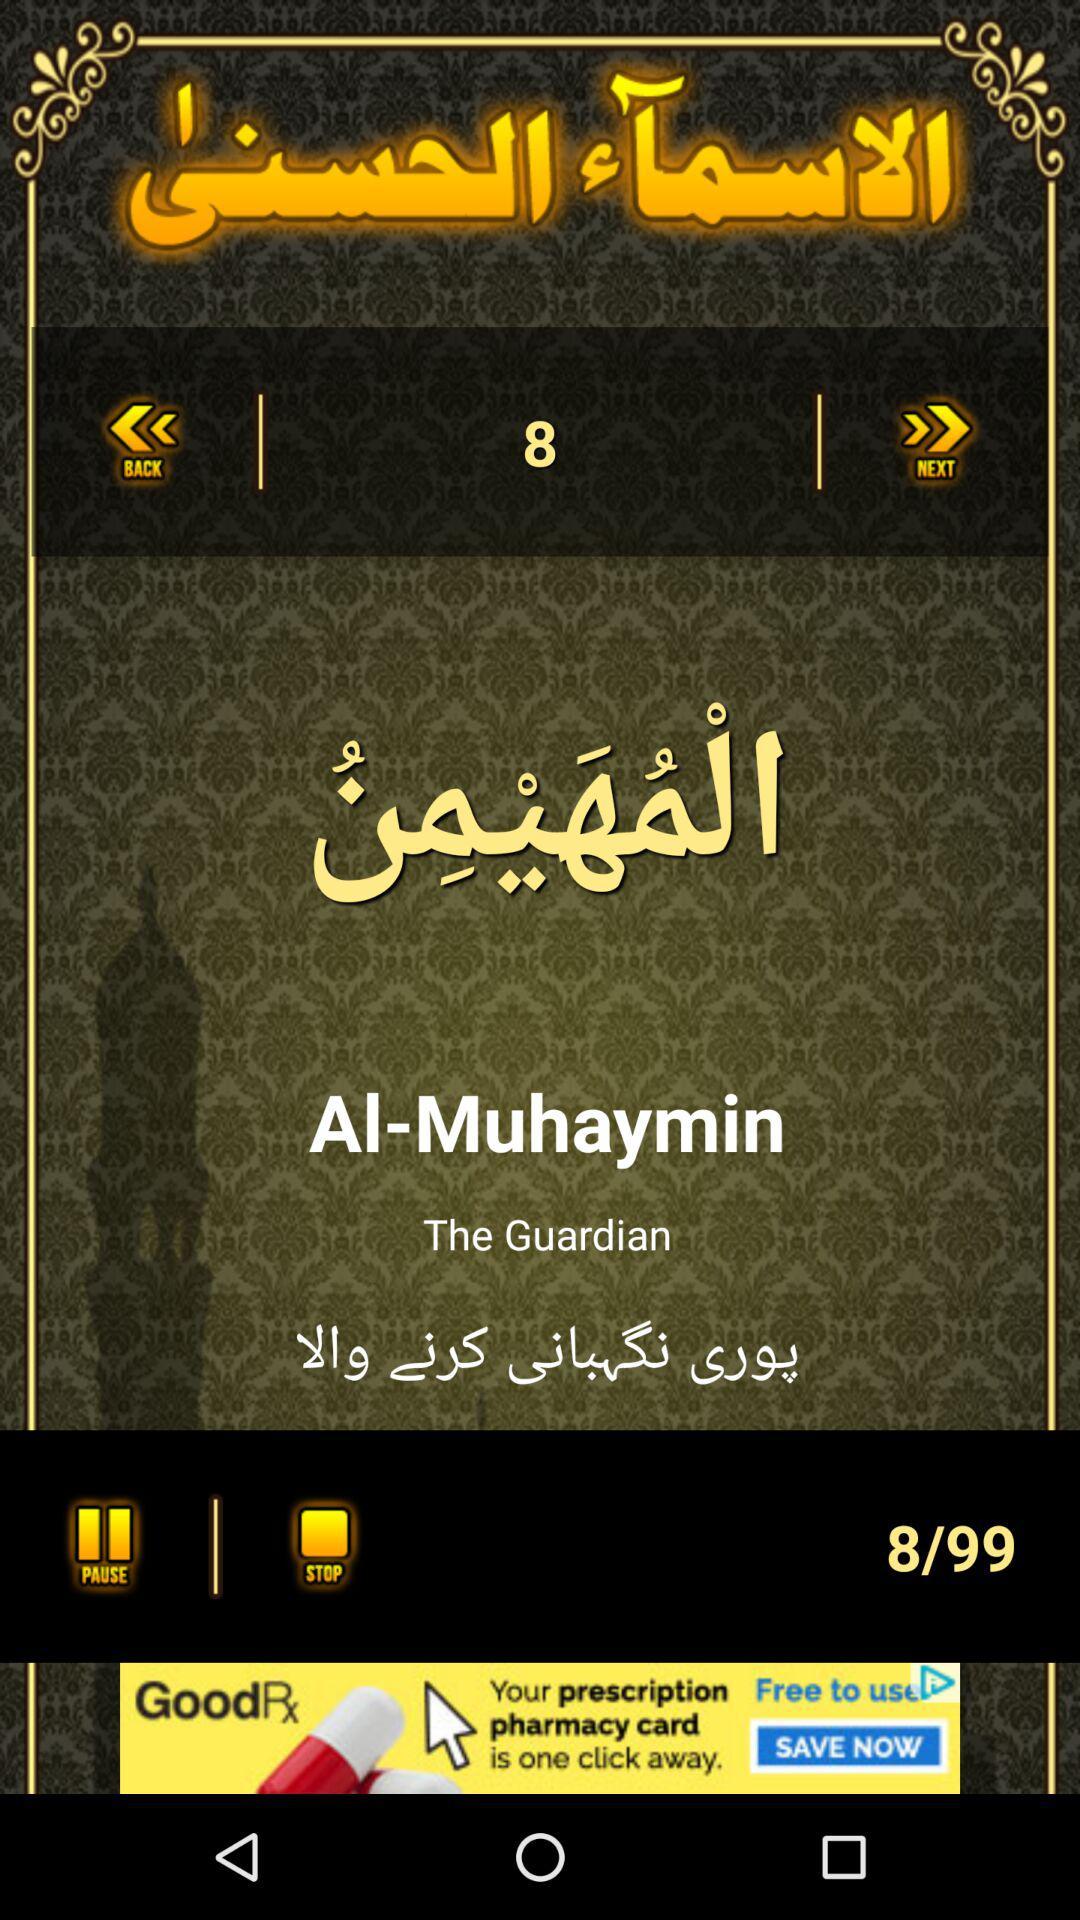  What do you see at coordinates (318, 1545) in the screenshot?
I see `stop playing` at bounding box center [318, 1545].